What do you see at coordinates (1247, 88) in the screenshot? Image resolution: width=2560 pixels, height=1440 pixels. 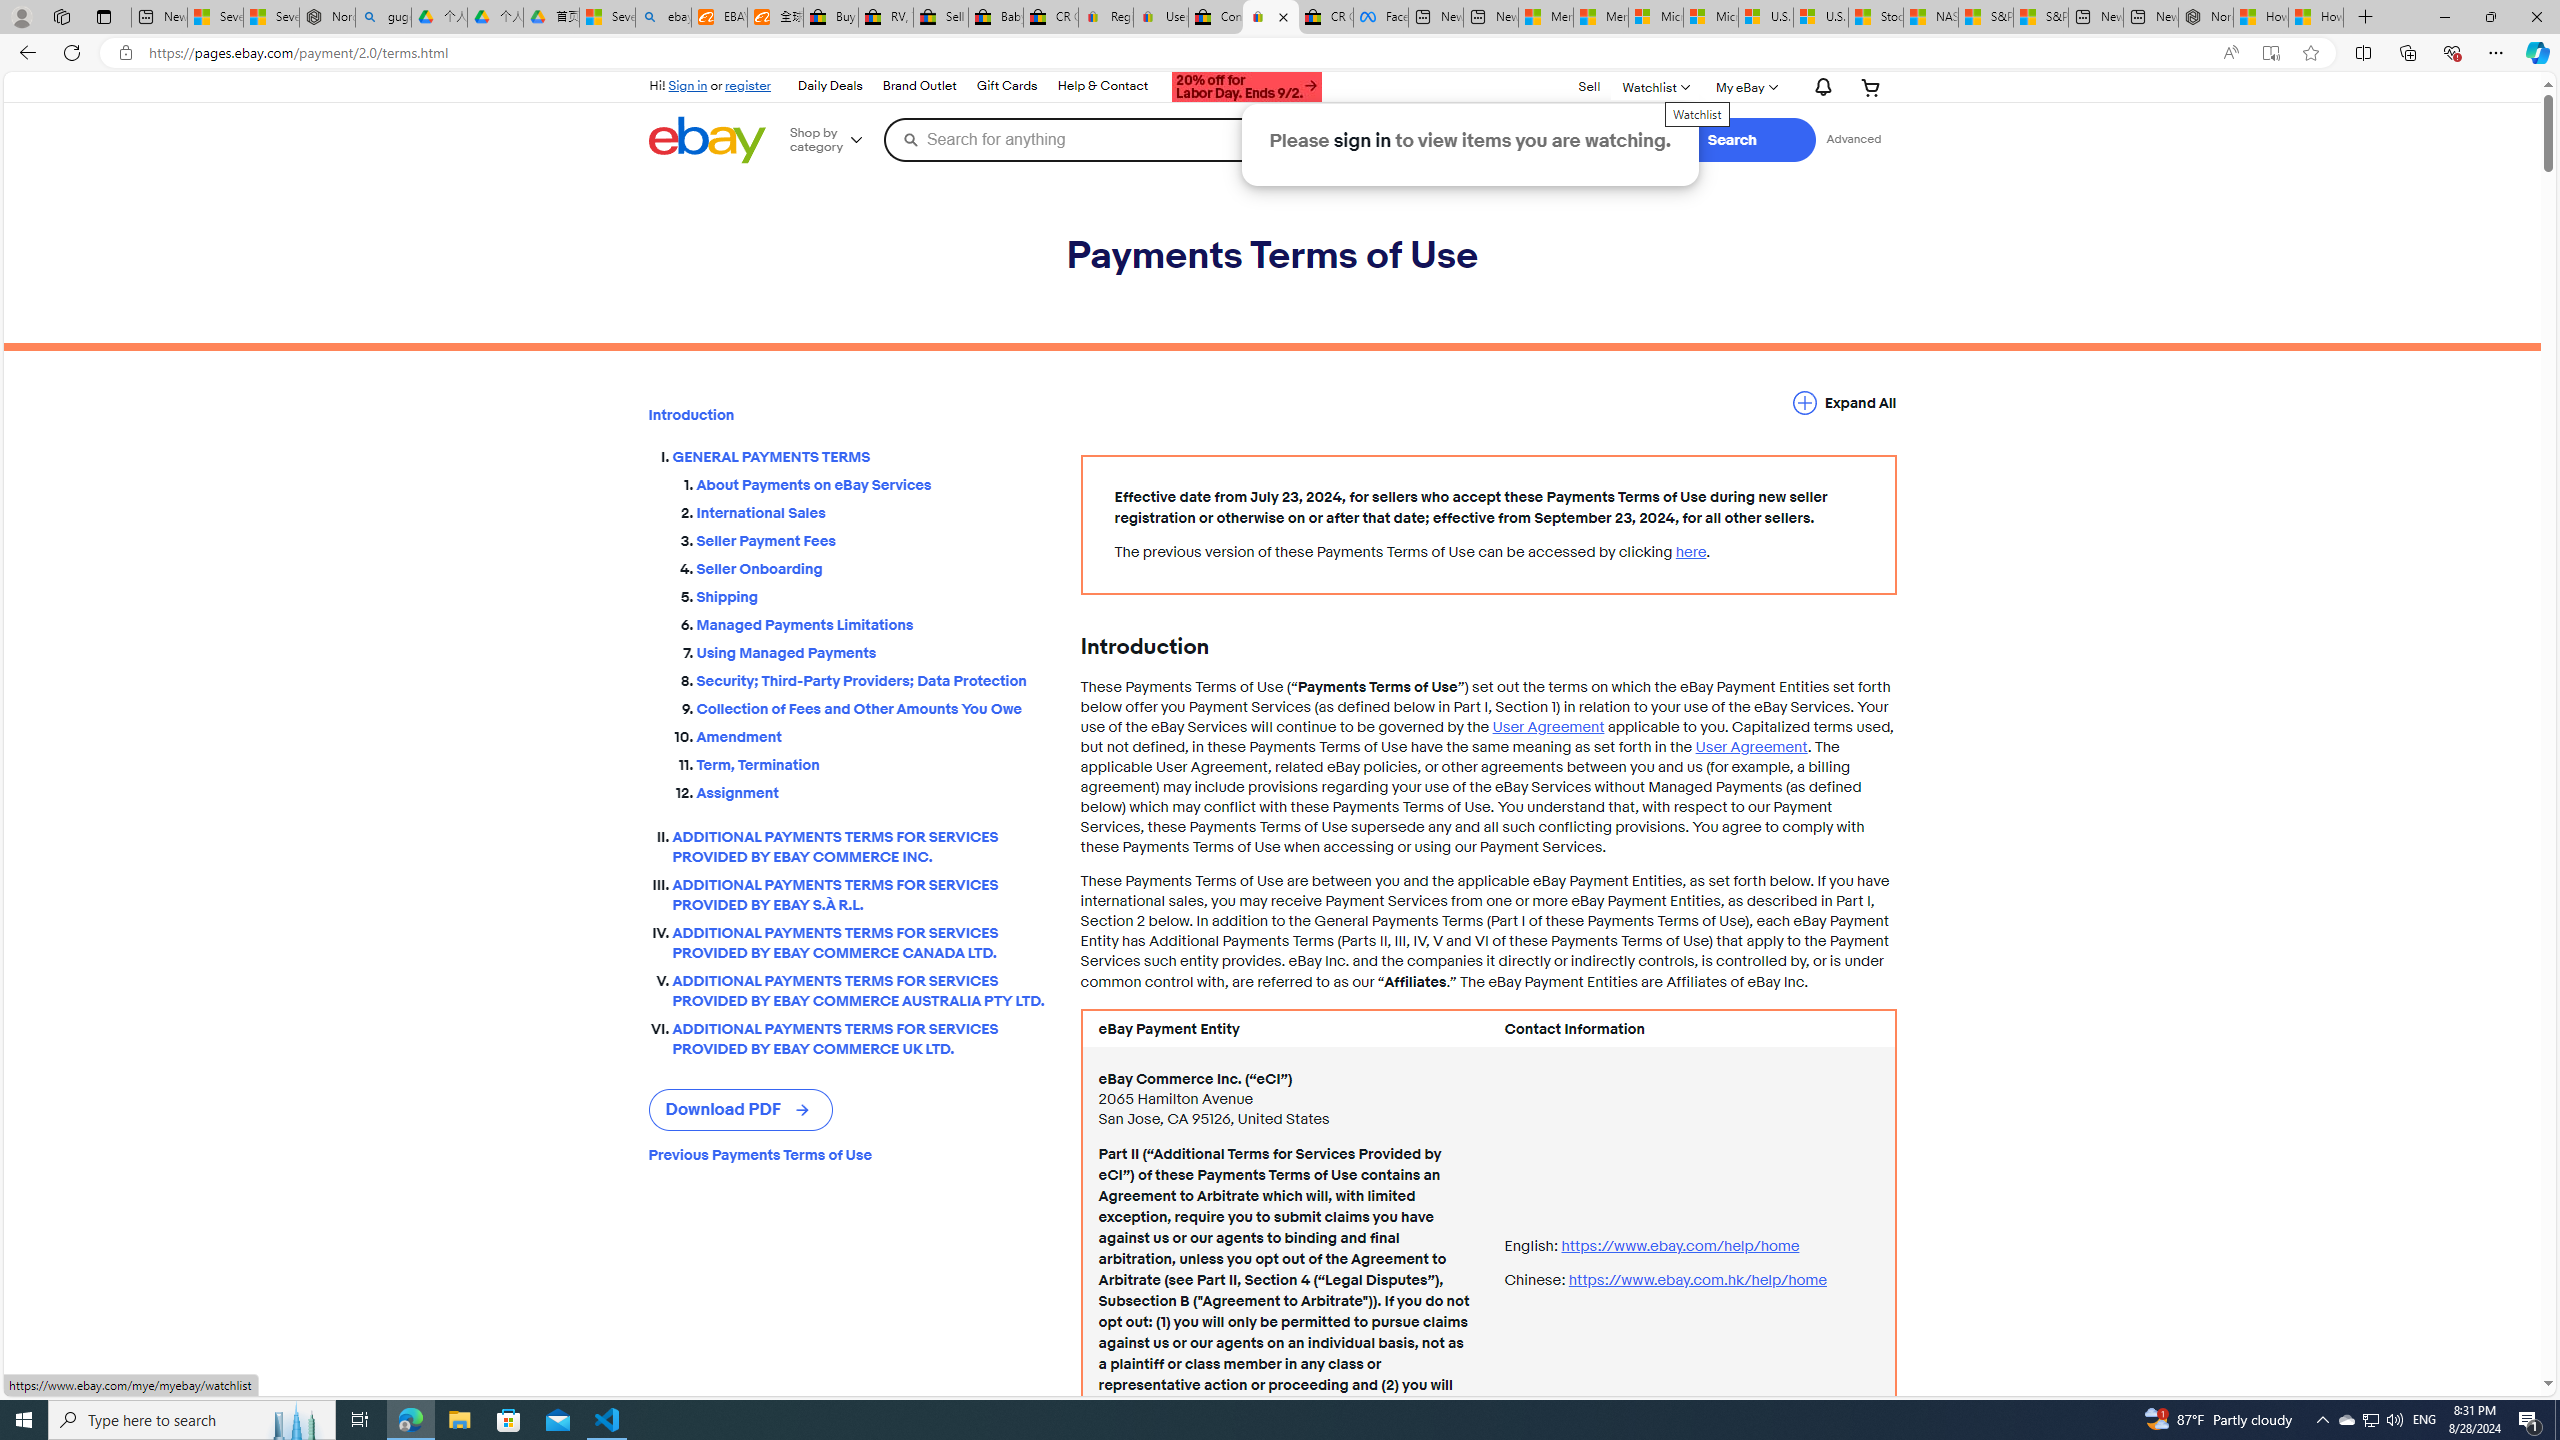 I see `'Get the coupon now'` at bounding box center [1247, 88].